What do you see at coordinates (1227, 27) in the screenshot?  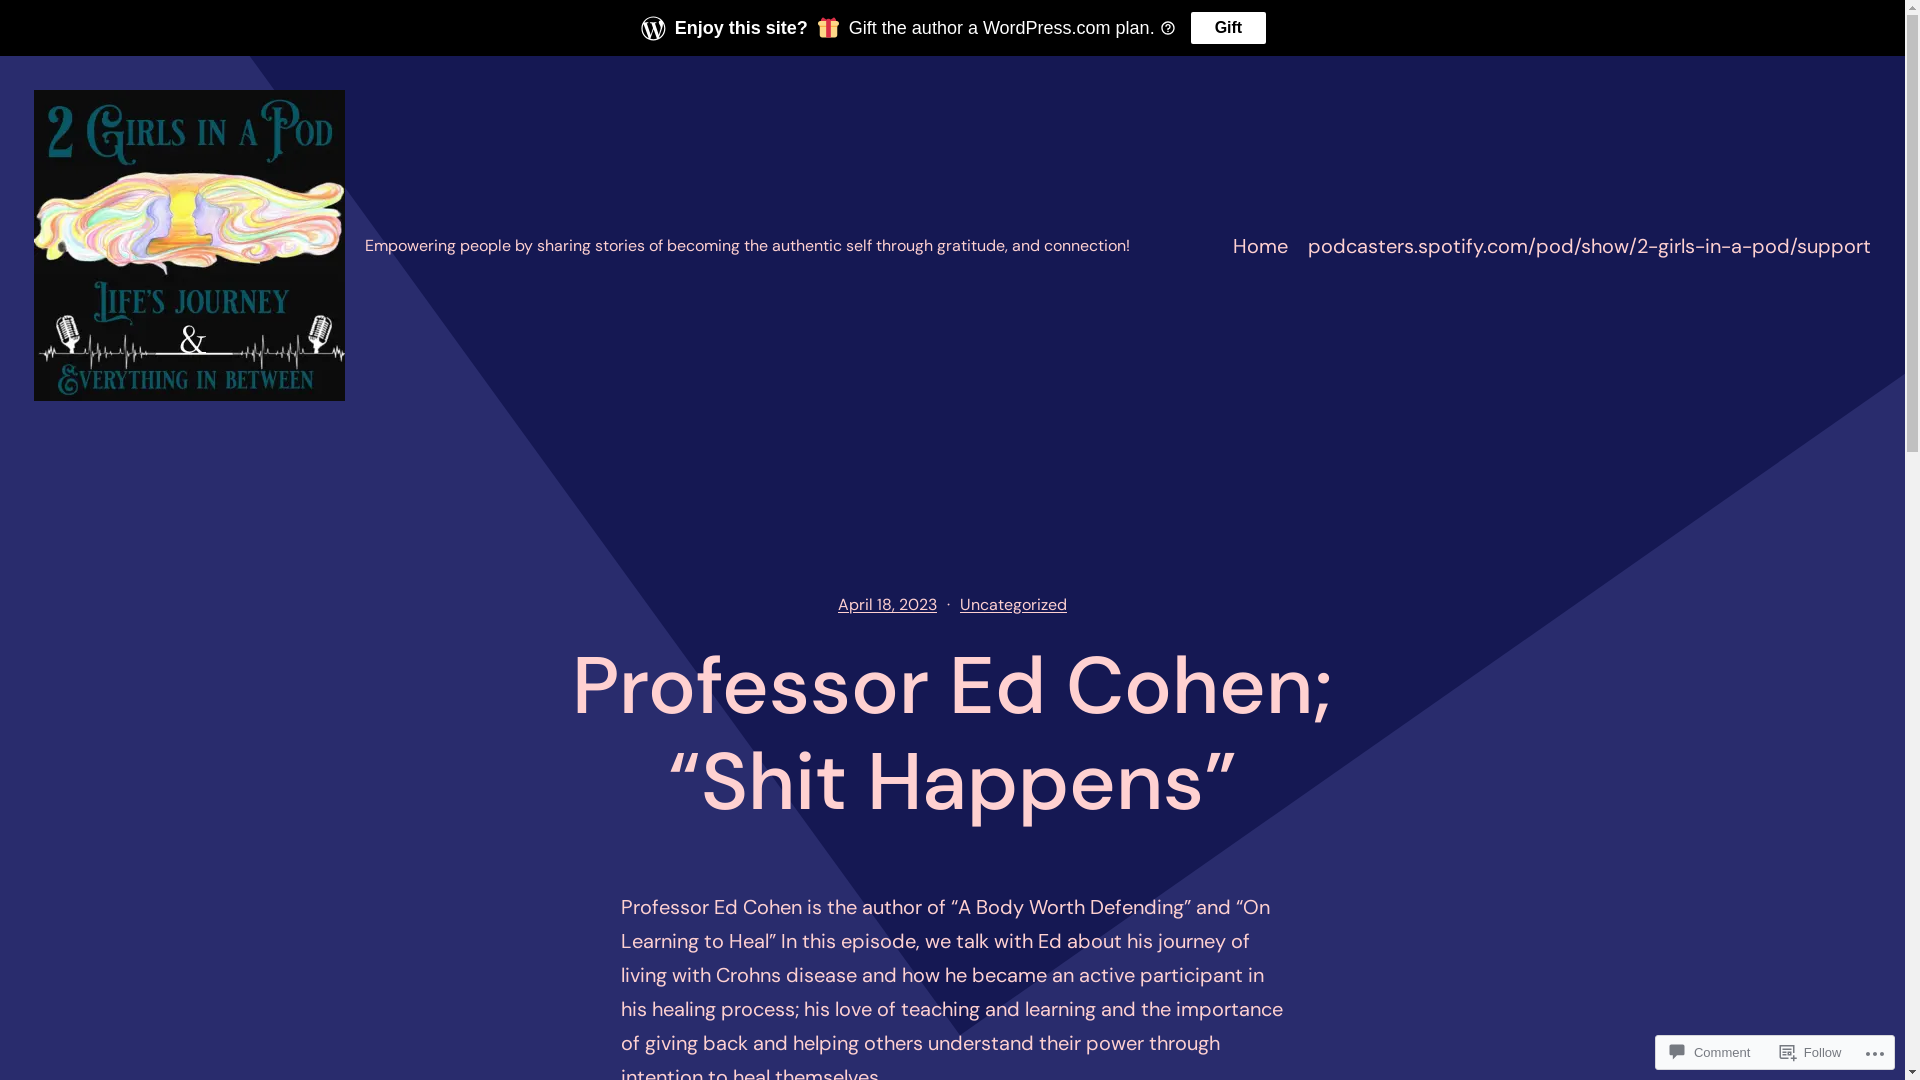 I see `'Gift'` at bounding box center [1227, 27].